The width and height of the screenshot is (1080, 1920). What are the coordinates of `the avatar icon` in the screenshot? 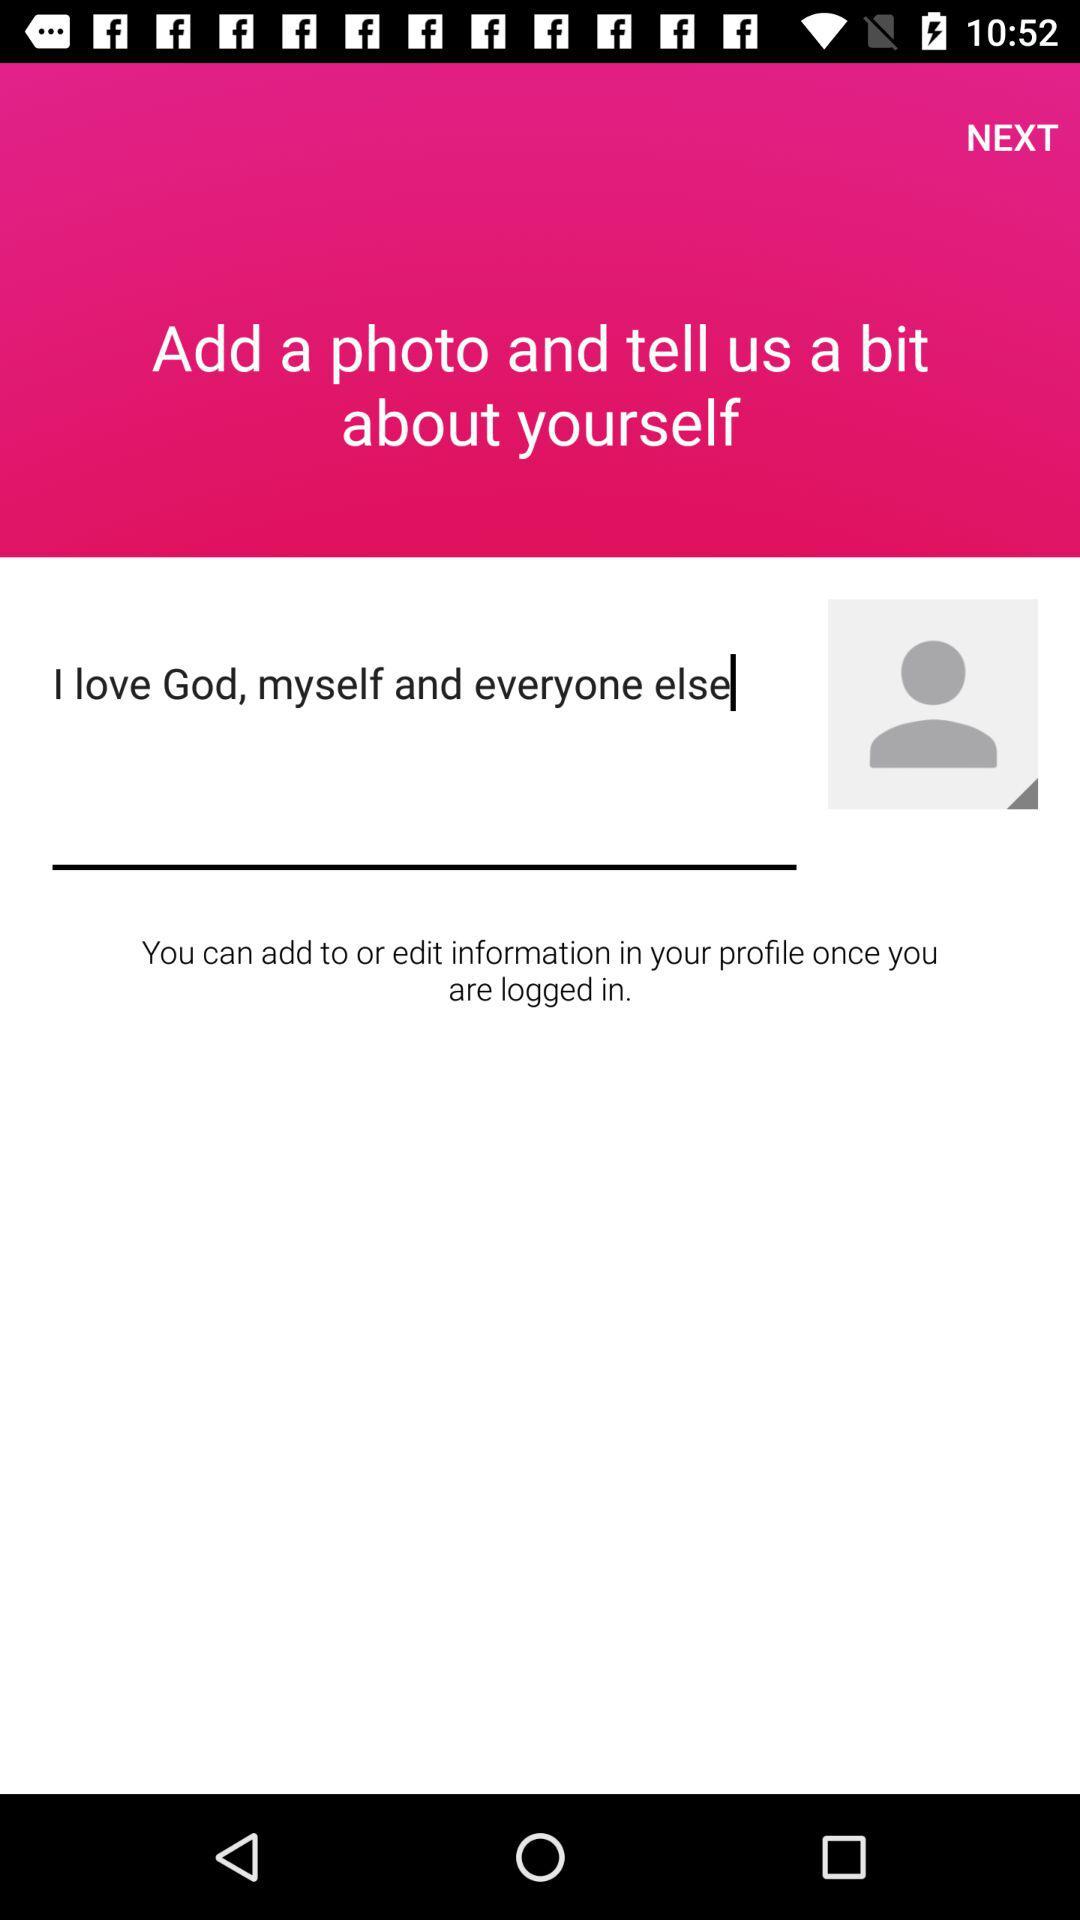 It's located at (933, 704).